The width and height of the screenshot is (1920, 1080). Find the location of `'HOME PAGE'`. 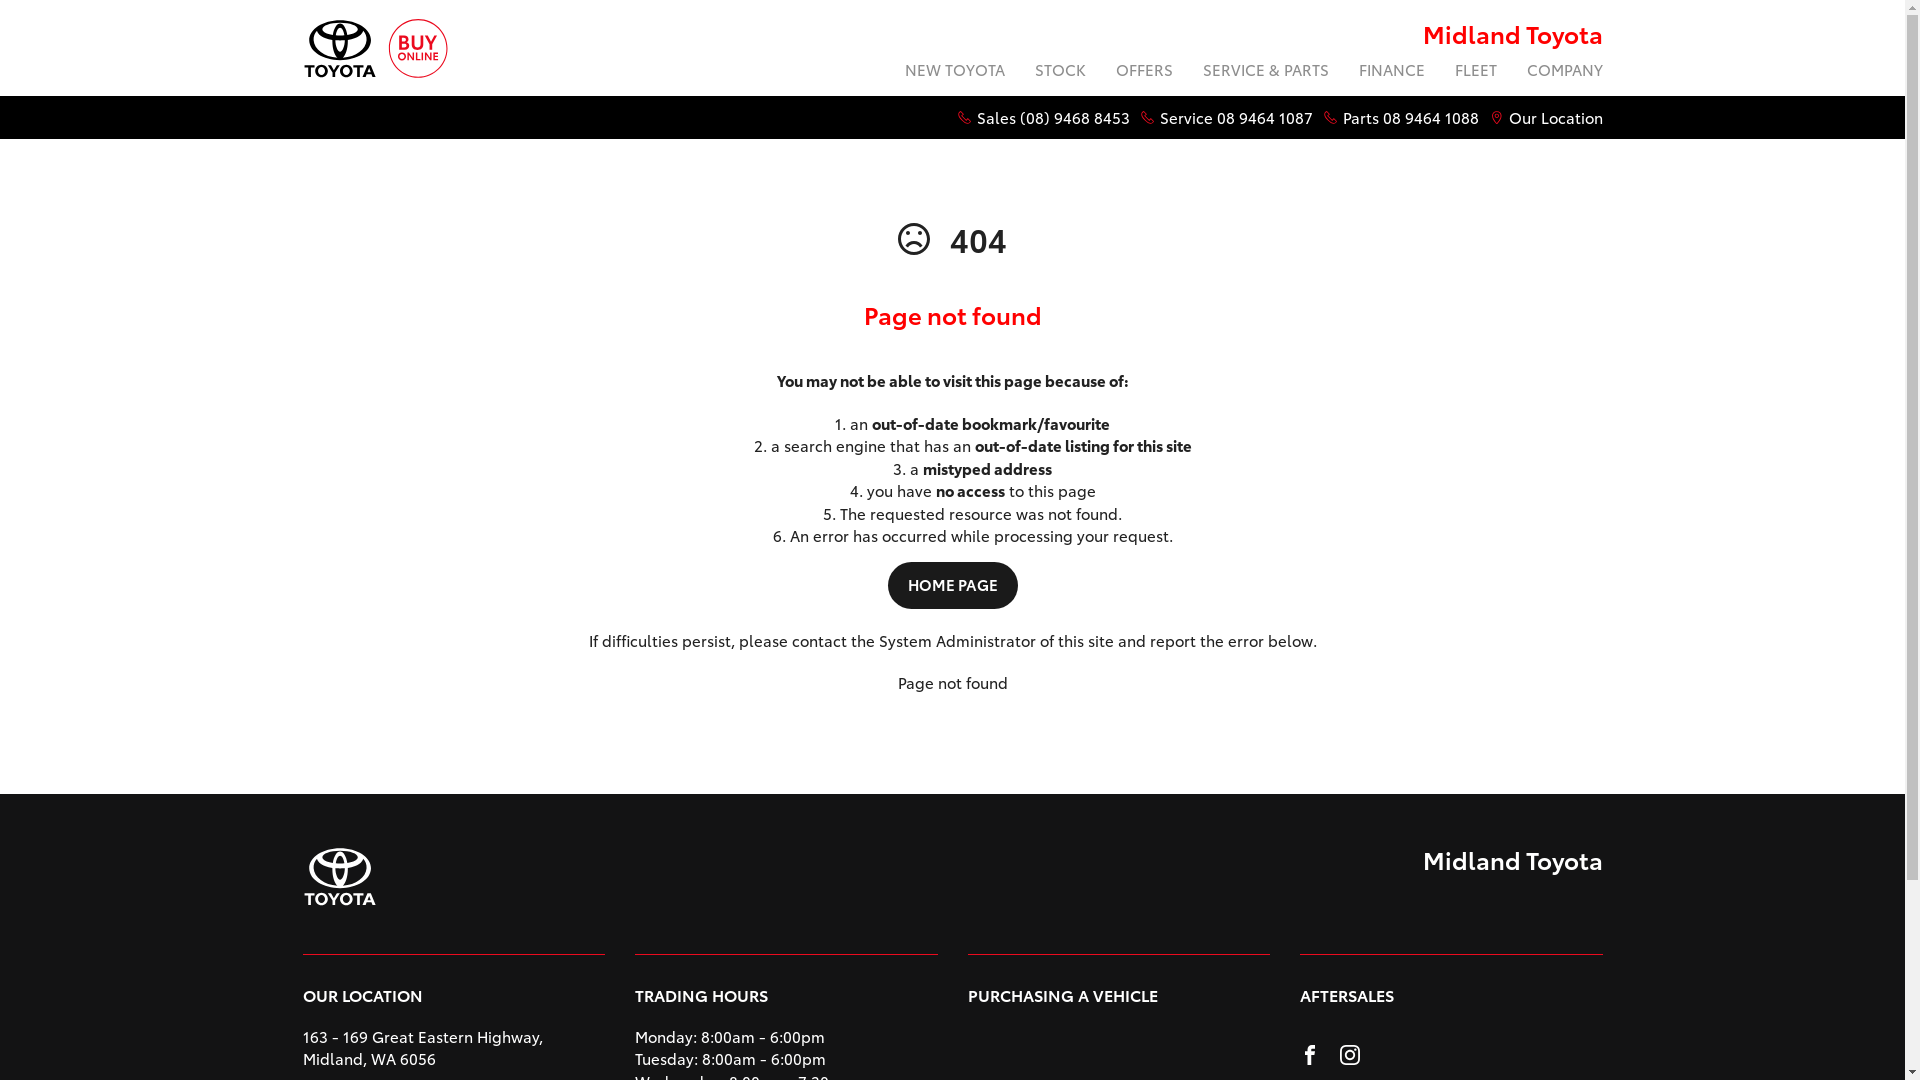

'HOME PAGE' is located at coordinates (952, 585).